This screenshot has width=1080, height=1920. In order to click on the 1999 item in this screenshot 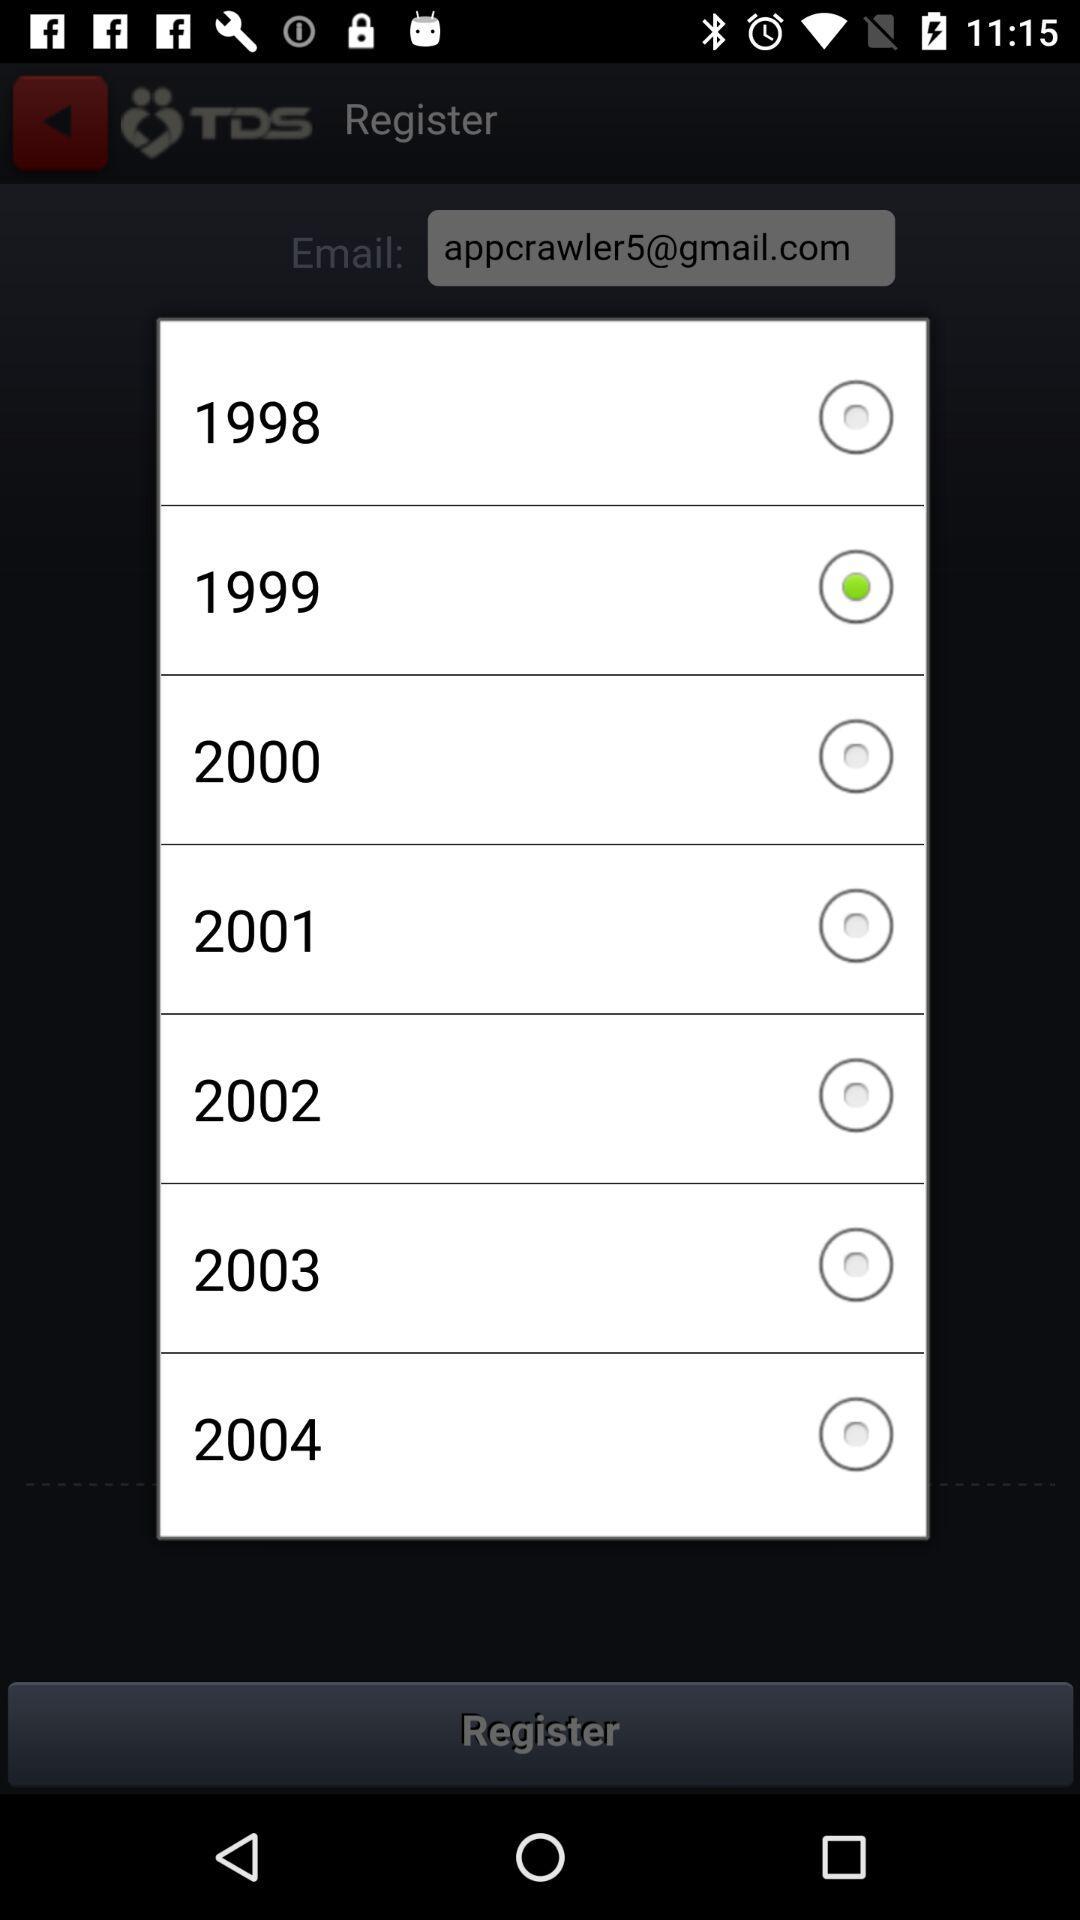, I will do `click(542, 589)`.